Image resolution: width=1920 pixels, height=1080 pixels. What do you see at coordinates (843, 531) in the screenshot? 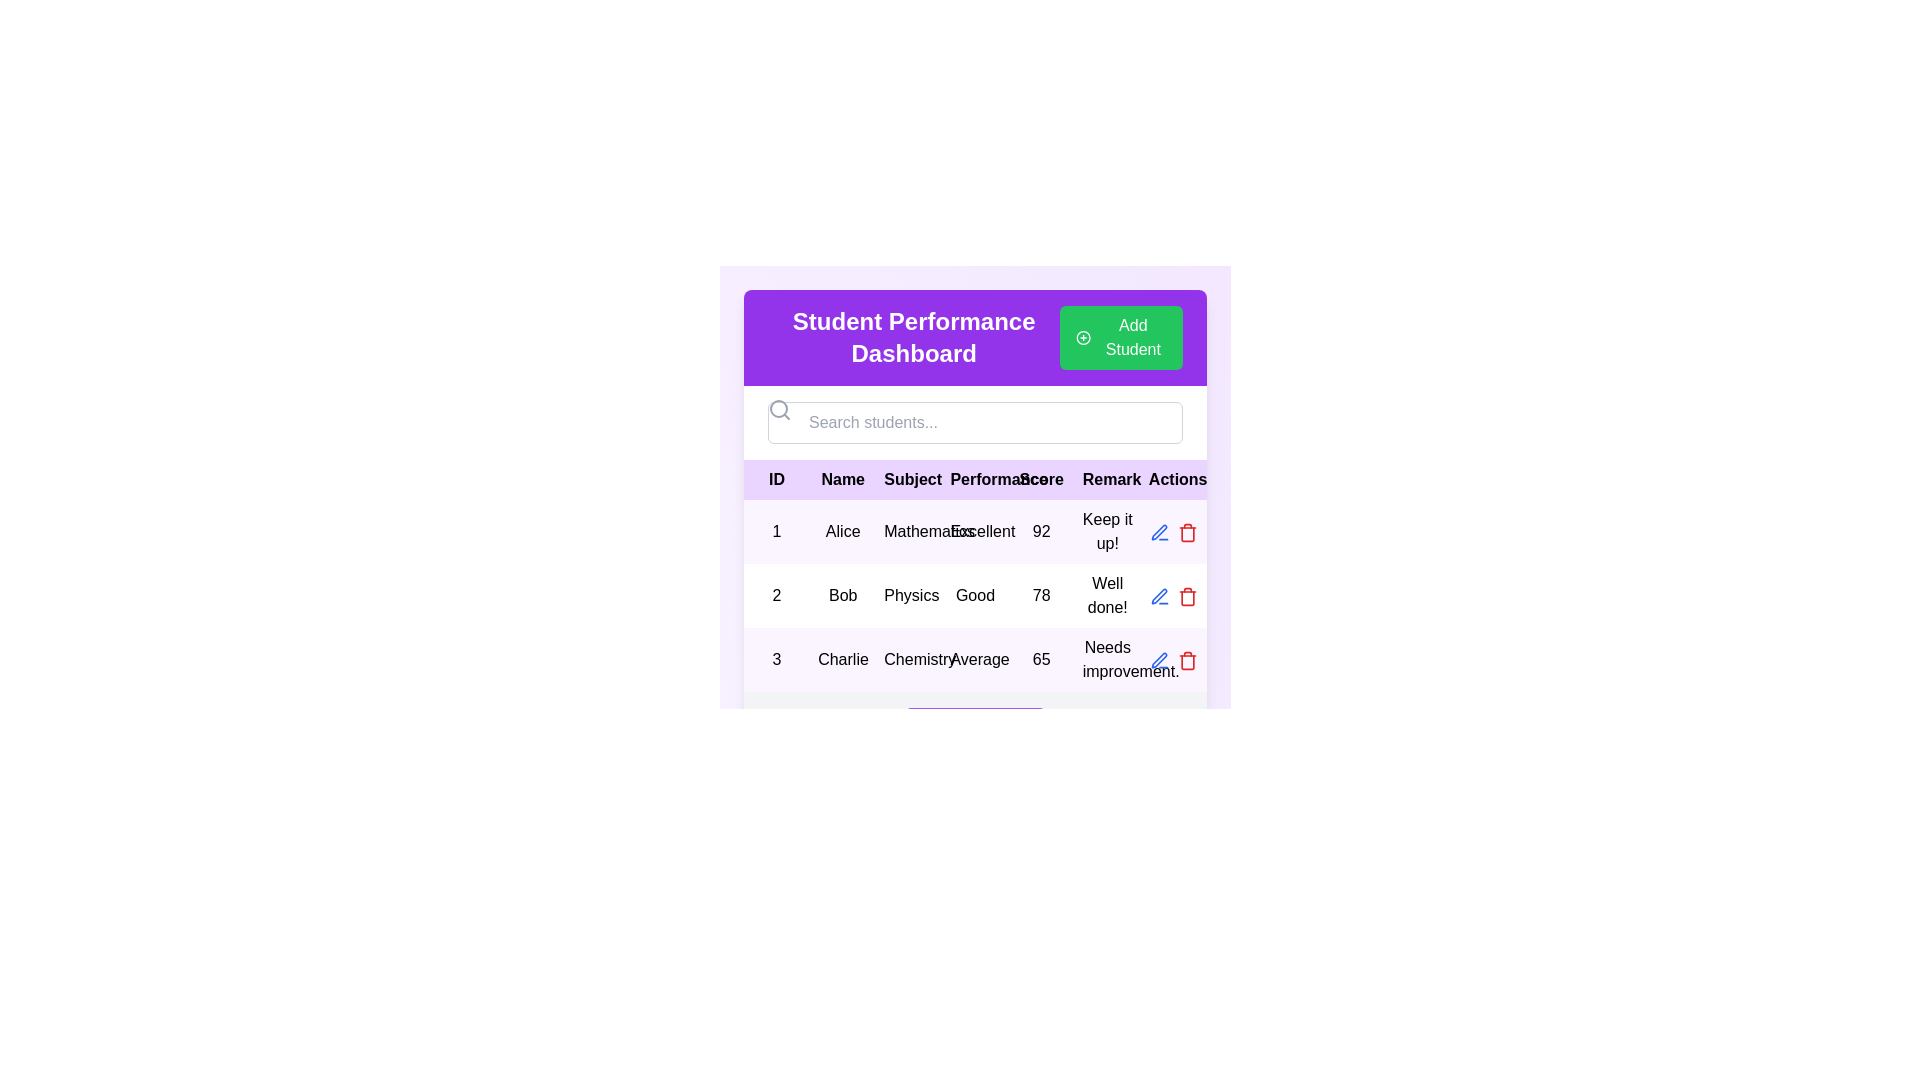
I see `the text label displaying 'Alice' located in the second column of the first row under the header 'Name' in the table` at bounding box center [843, 531].